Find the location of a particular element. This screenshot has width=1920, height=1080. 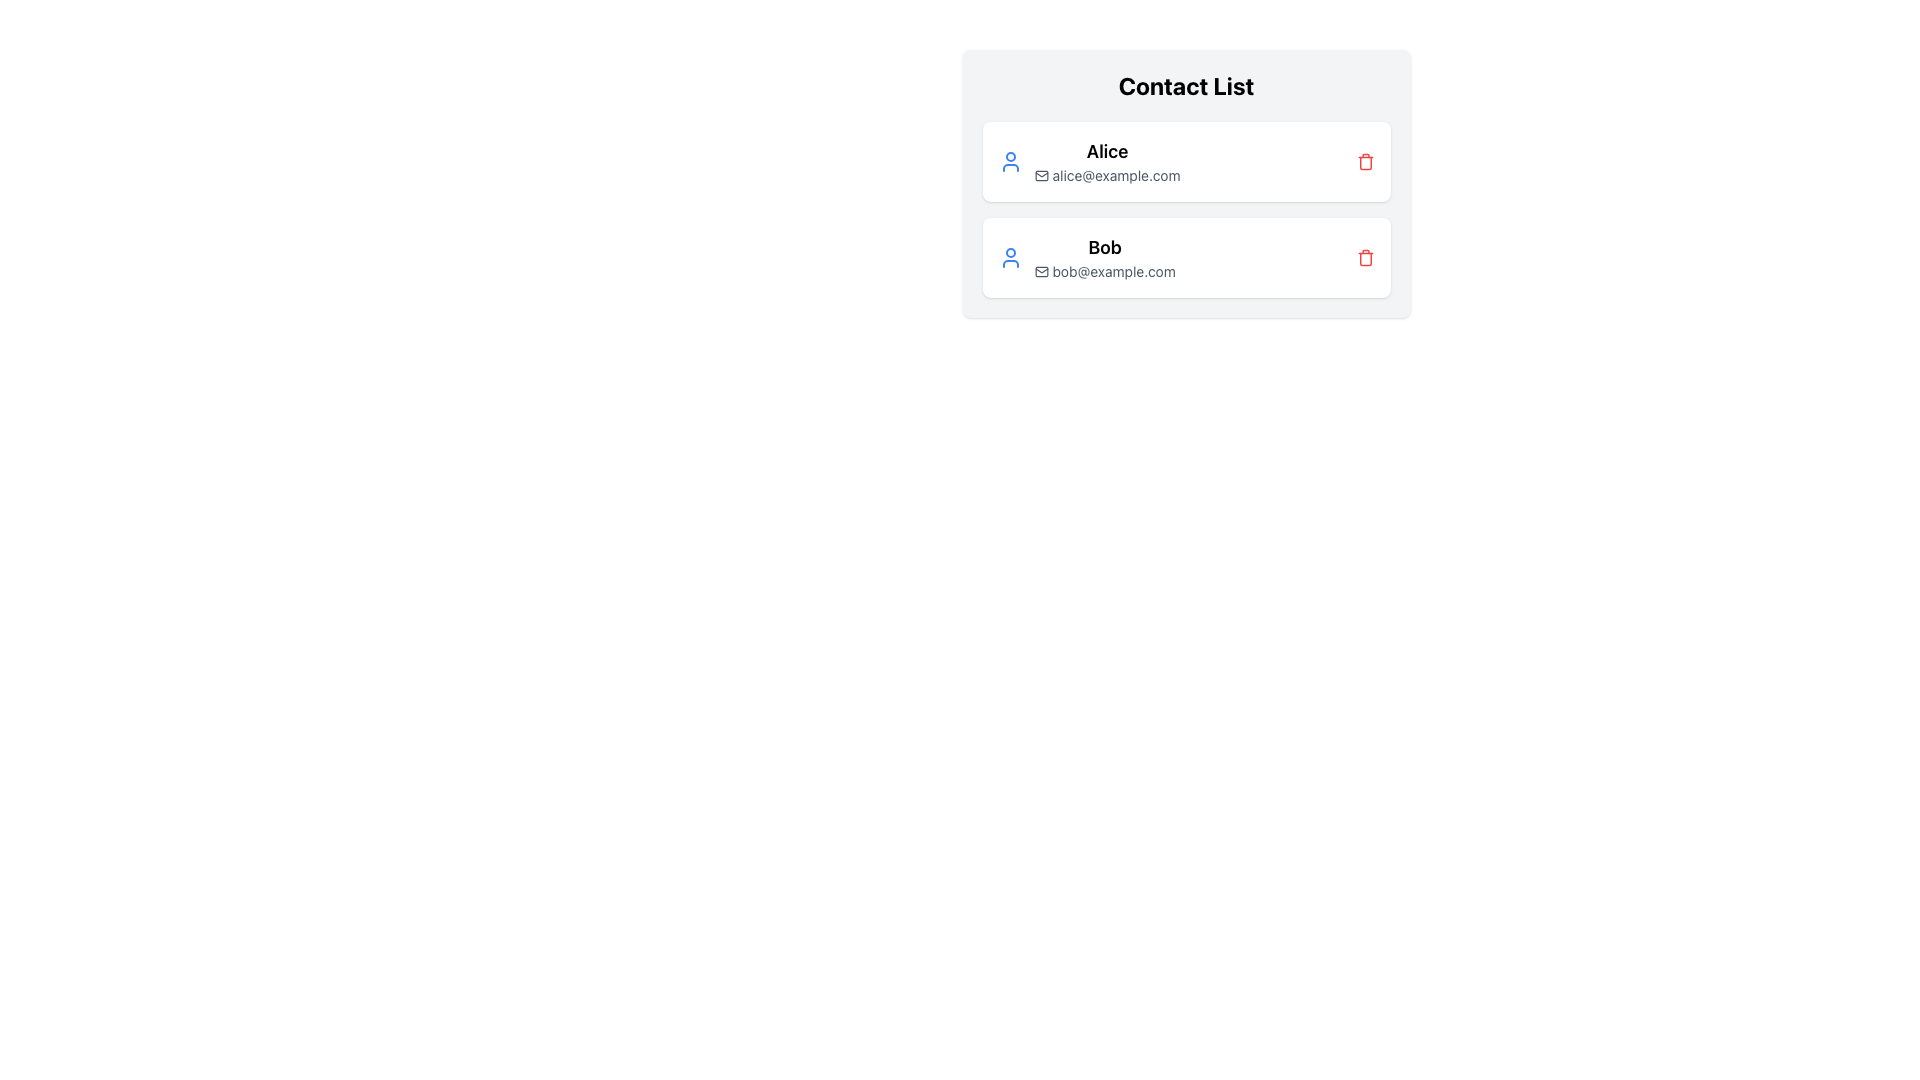

the second contact item in the contact list, which is located below the 'Alice' contact item is located at coordinates (1186, 257).